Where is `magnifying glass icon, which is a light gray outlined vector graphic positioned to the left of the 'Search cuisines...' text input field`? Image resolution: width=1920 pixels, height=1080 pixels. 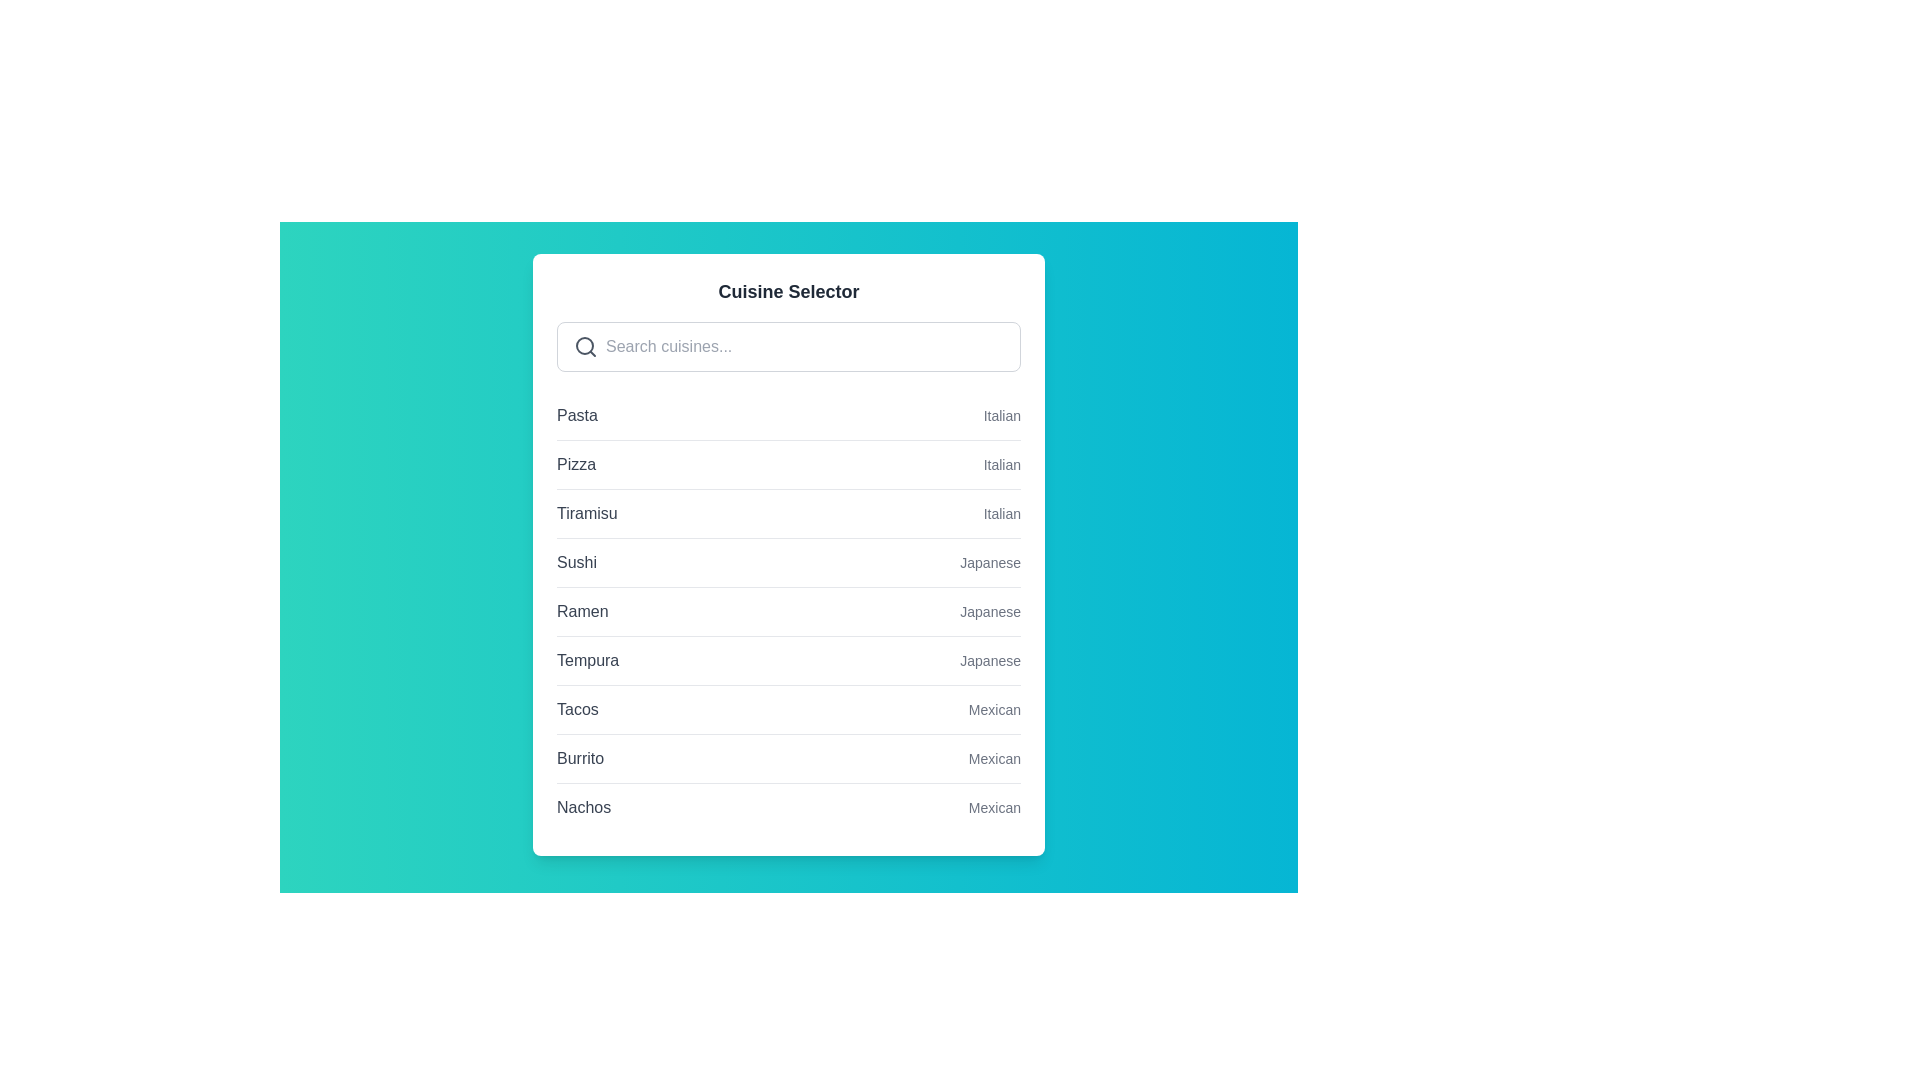 magnifying glass icon, which is a light gray outlined vector graphic positioned to the left of the 'Search cuisines...' text input field is located at coordinates (584, 346).